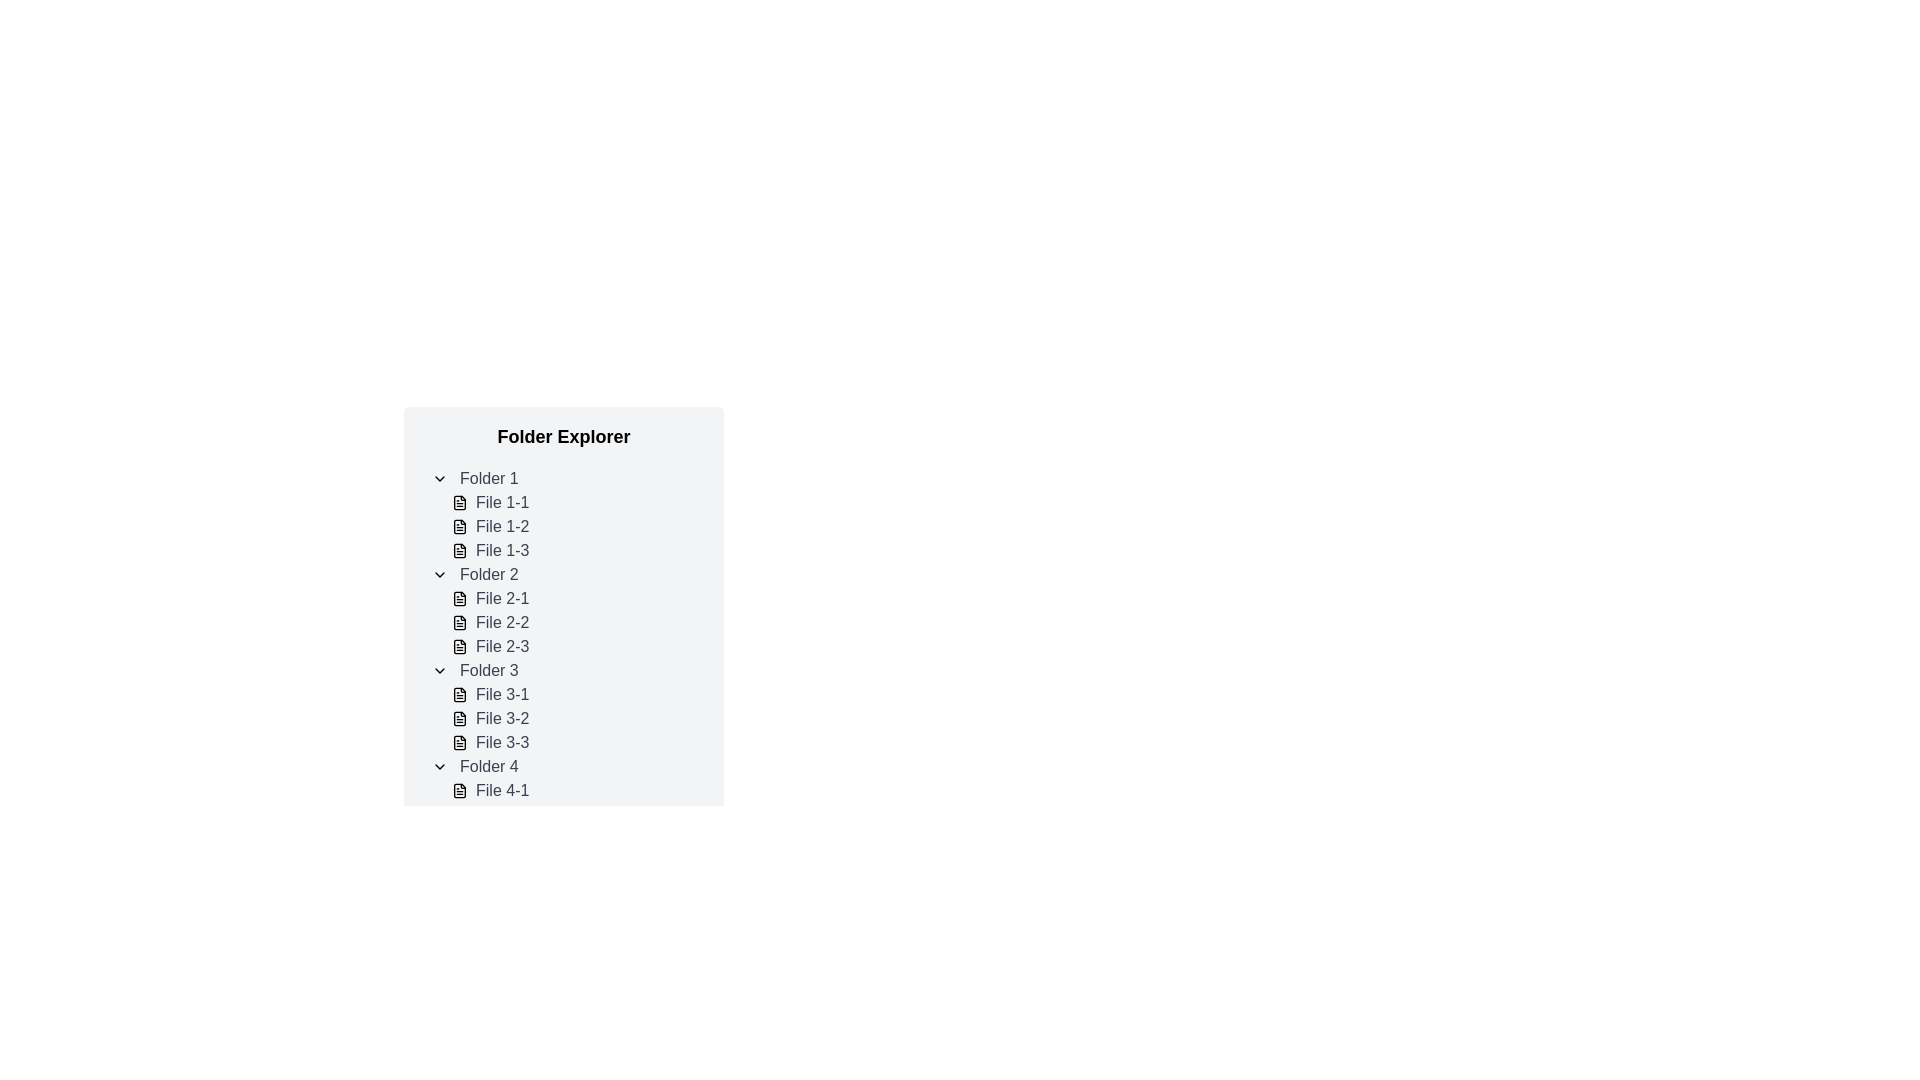  I want to click on the 'Folder Explorer' text label, which is a prominently styled header at the top of the list-like structure, so click(563, 435).